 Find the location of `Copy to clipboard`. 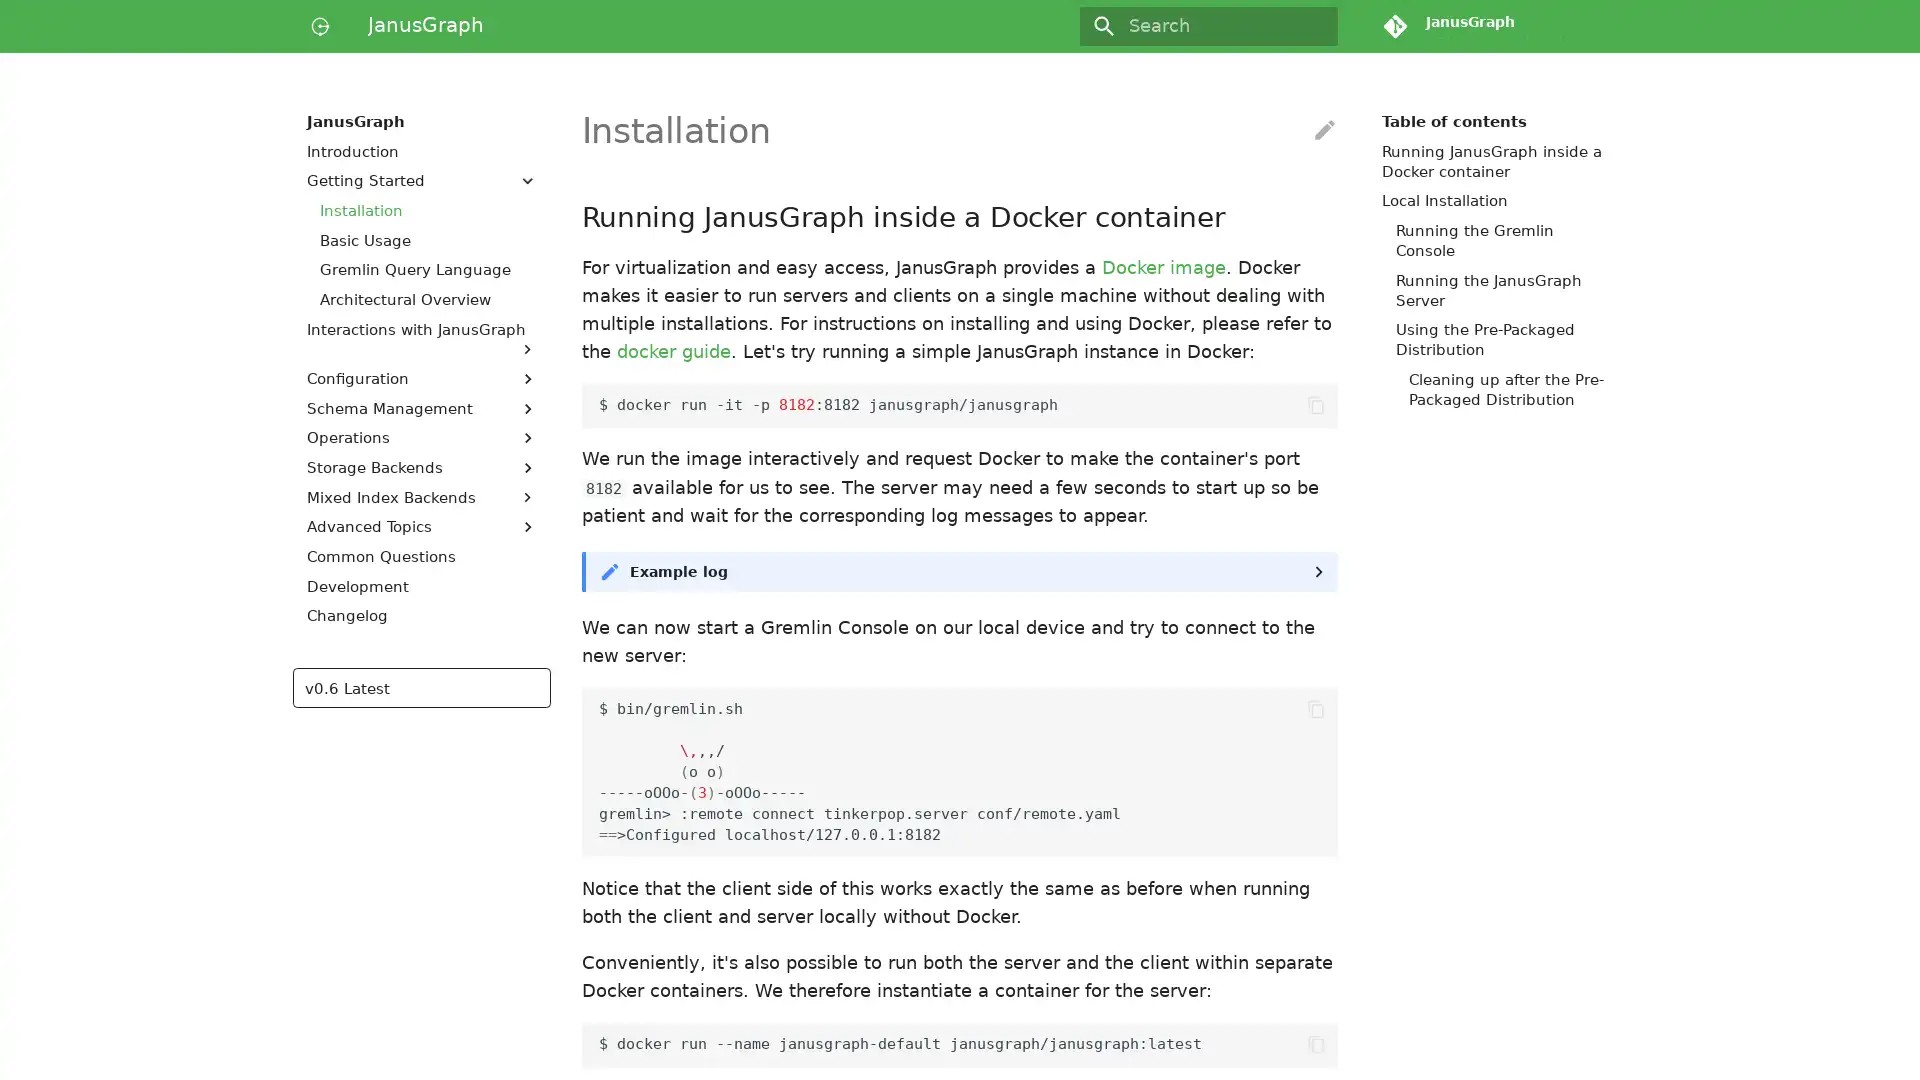

Copy to clipboard is located at coordinates (1315, 708).